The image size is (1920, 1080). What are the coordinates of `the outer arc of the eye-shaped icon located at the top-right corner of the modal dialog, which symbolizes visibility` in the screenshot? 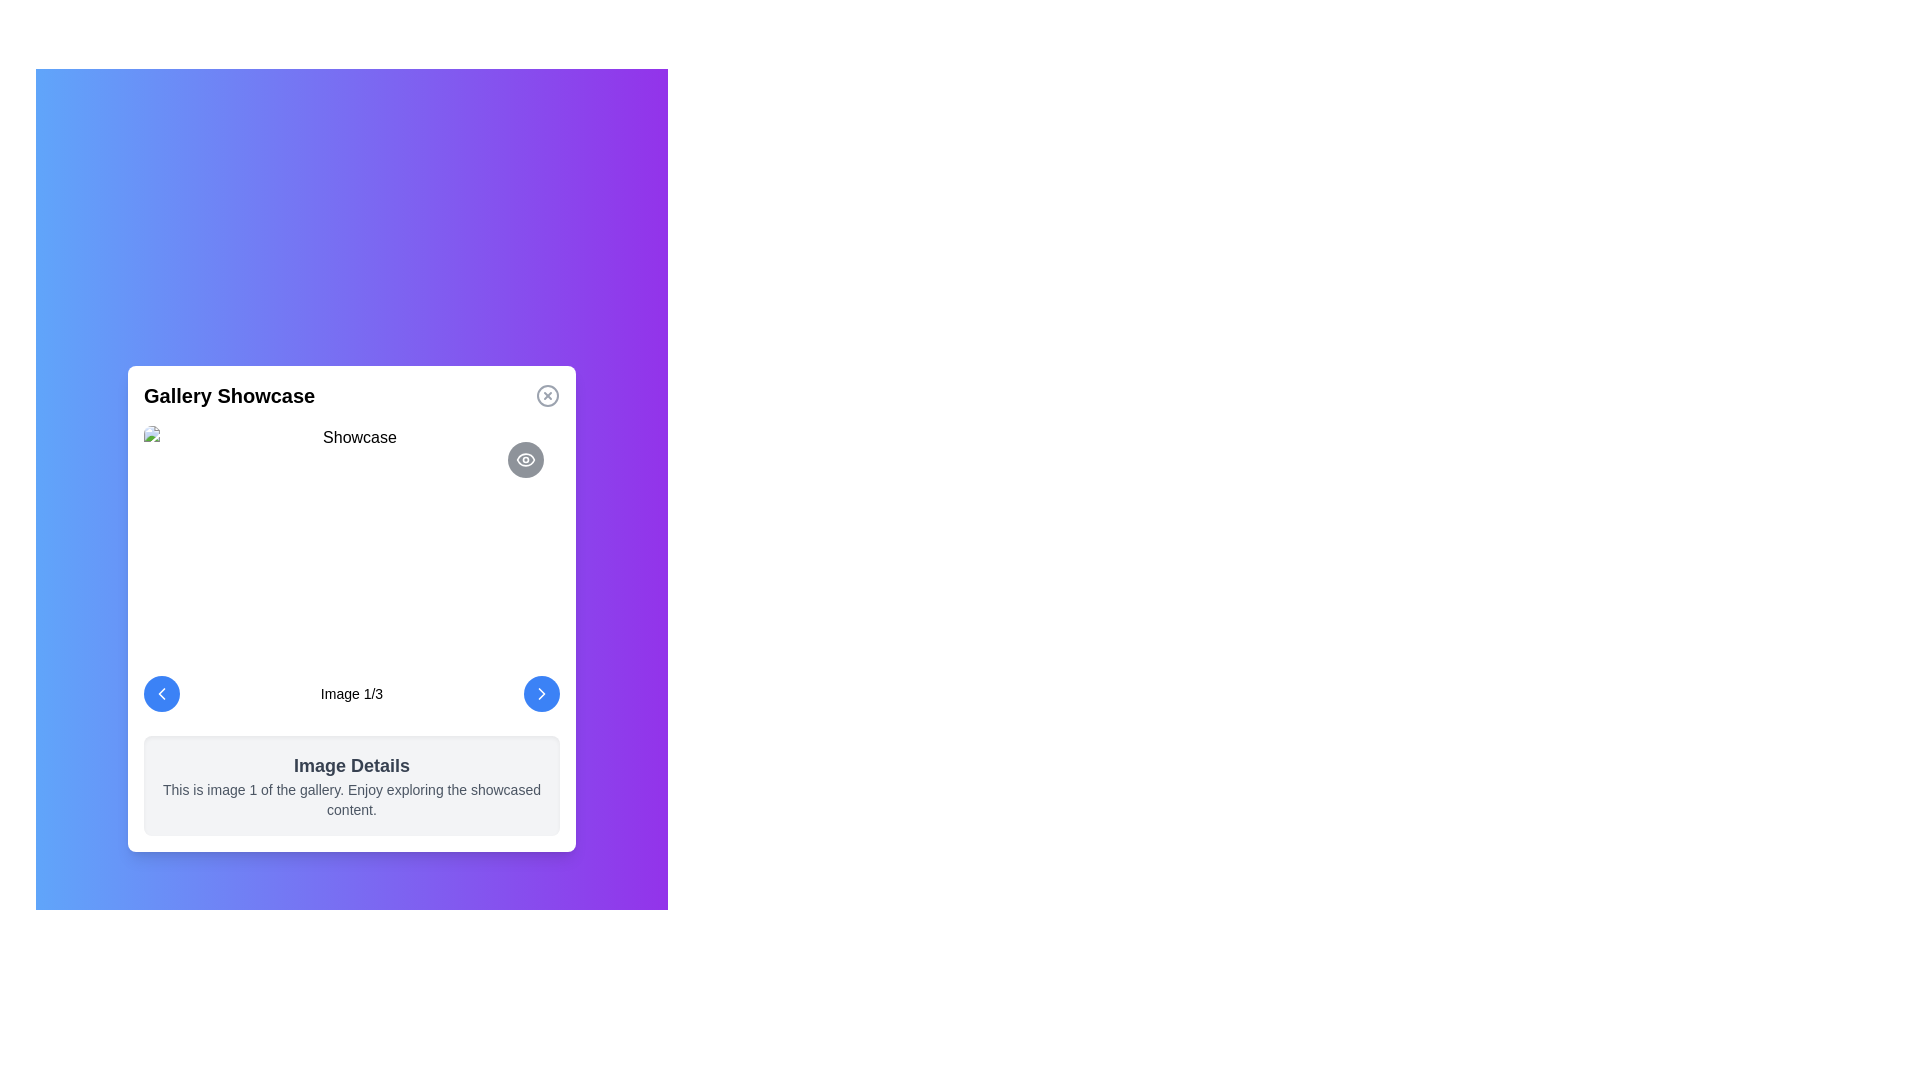 It's located at (526, 459).